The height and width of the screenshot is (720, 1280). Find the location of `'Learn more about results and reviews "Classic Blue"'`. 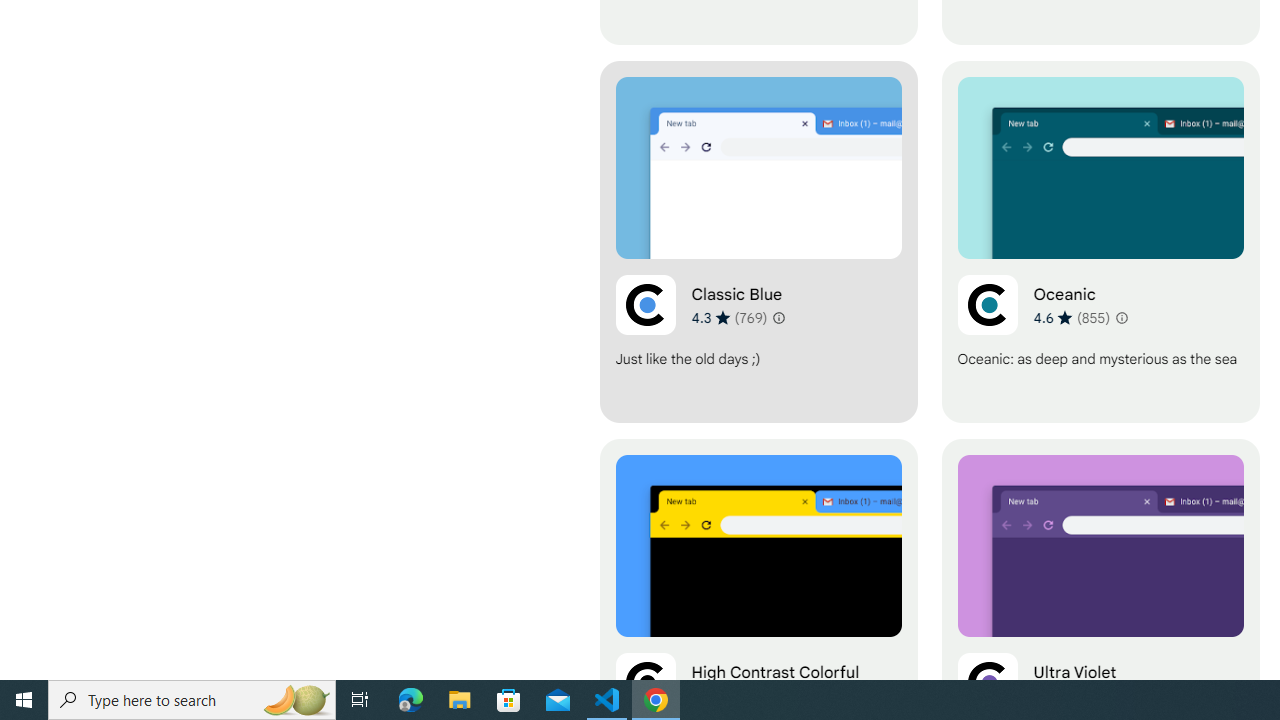

'Learn more about results and reviews "Classic Blue"' is located at coordinates (777, 316).